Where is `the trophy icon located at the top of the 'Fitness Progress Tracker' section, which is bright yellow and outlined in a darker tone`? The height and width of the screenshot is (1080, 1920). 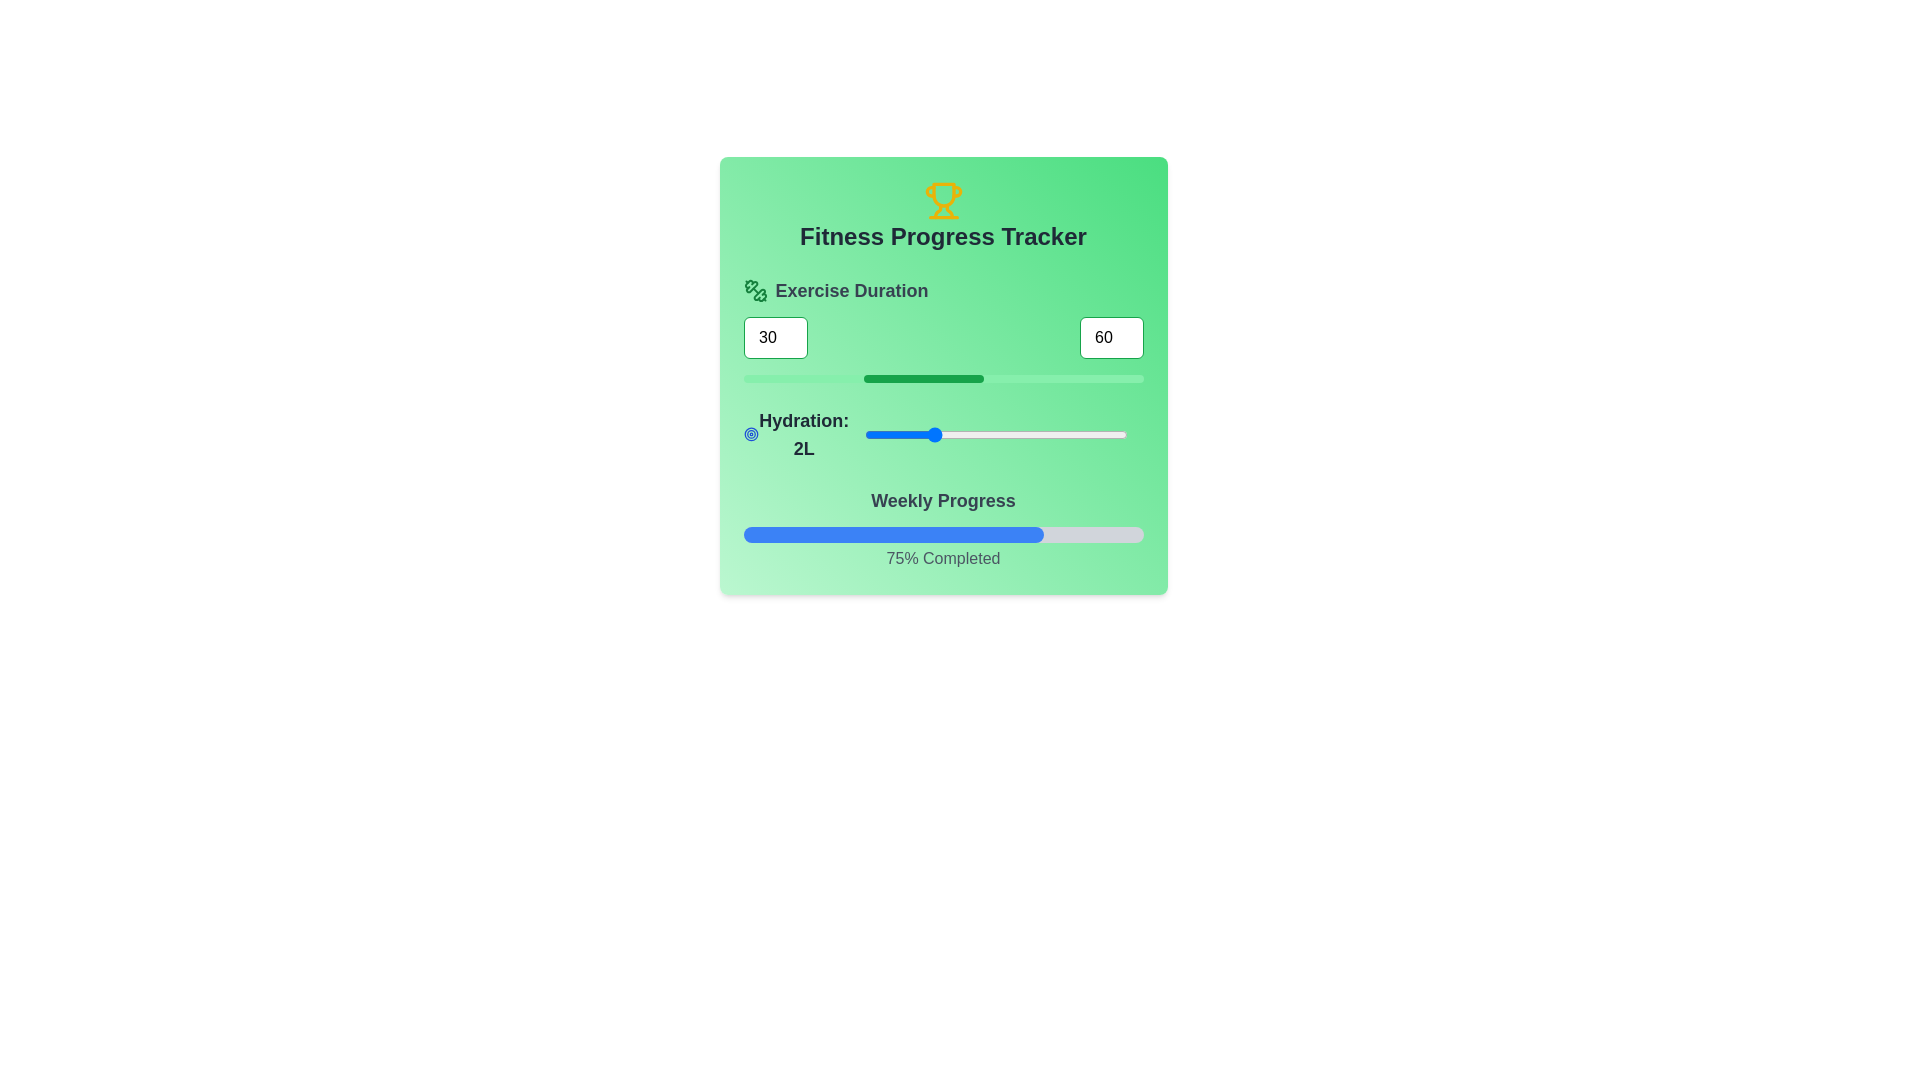 the trophy icon located at the top of the 'Fitness Progress Tracker' section, which is bright yellow and outlined in a darker tone is located at coordinates (942, 200).